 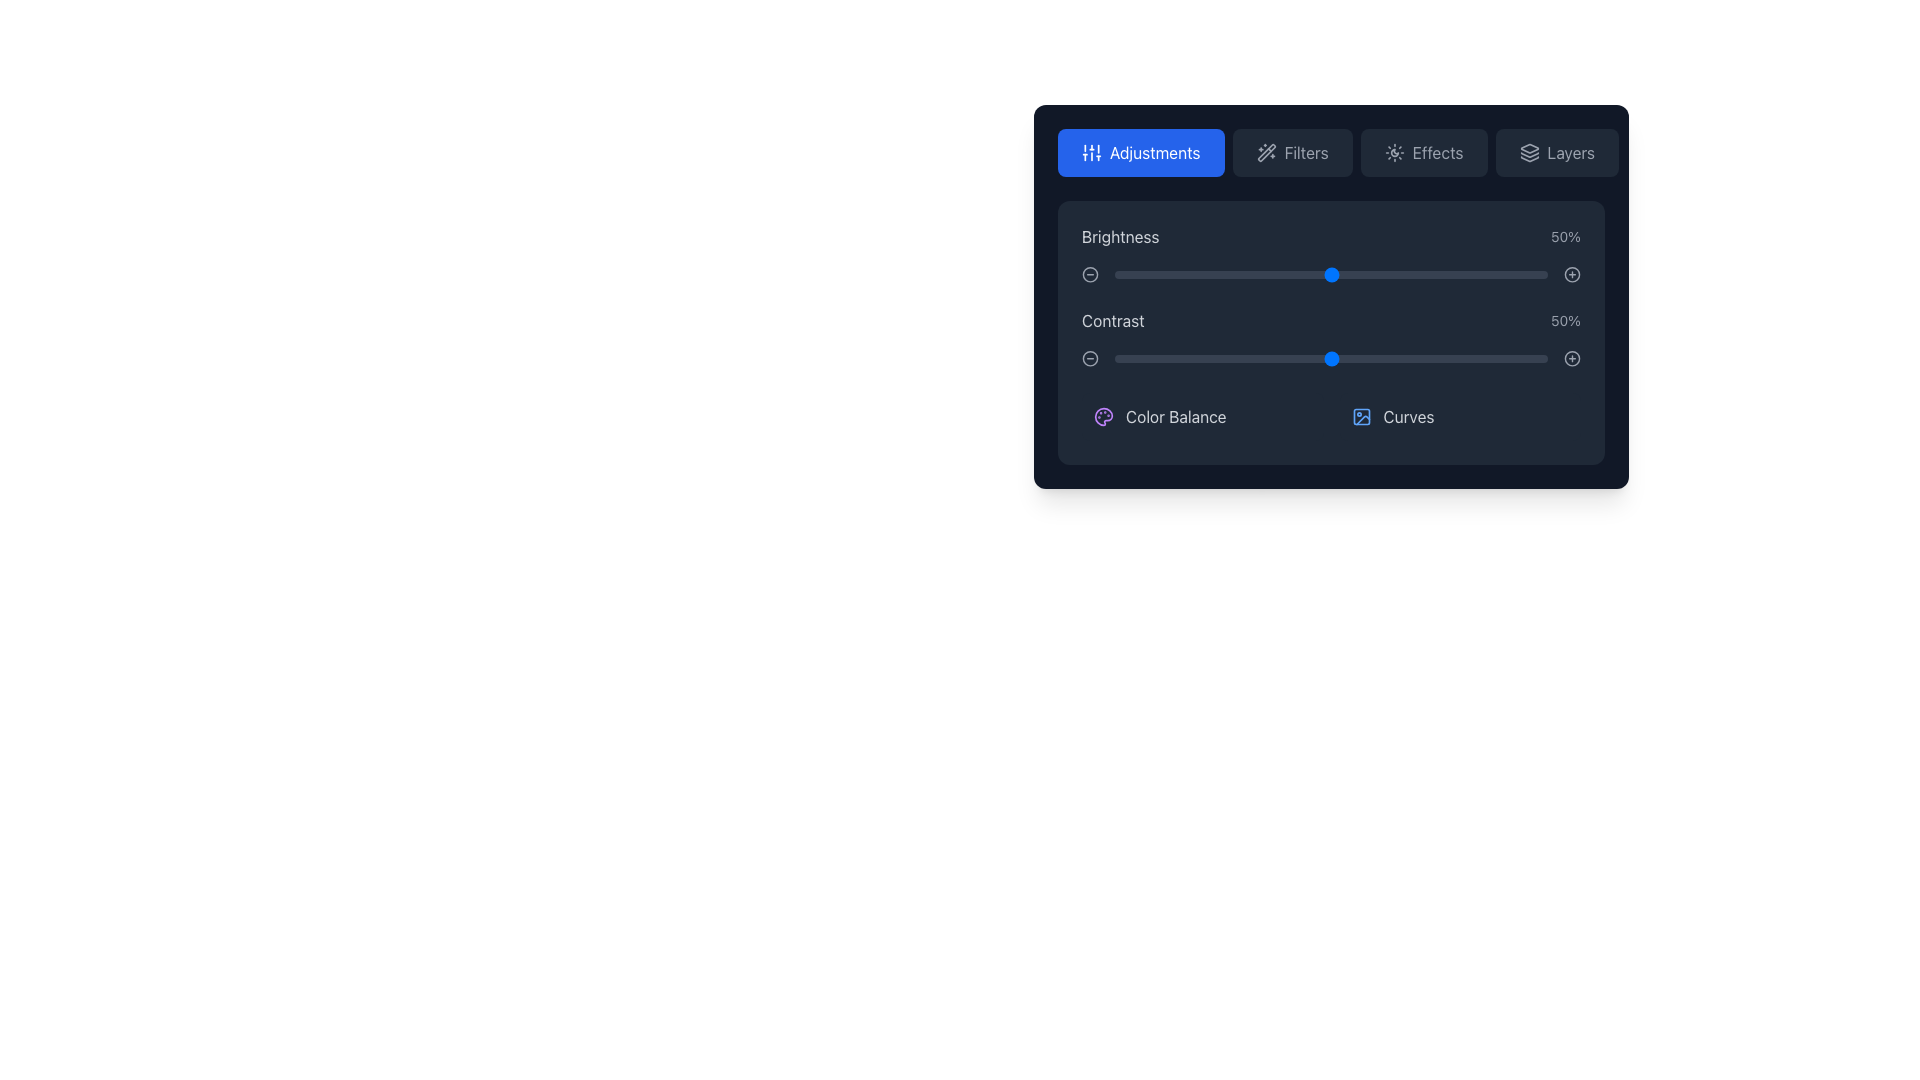 I want to click on the contrast level, so click(x=1340, y=357).